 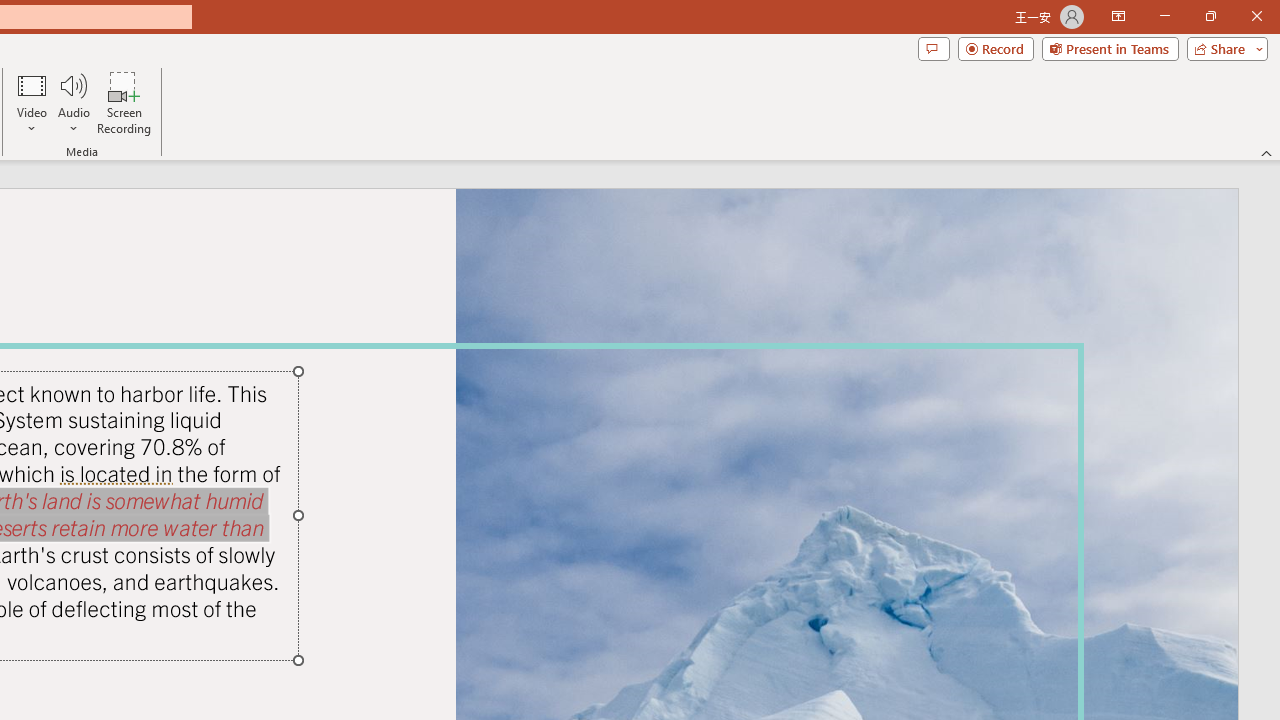 What do you see at coordinates (32, 103) in the screenshot?
I see `'Video'` at bounding box center [32, 103].